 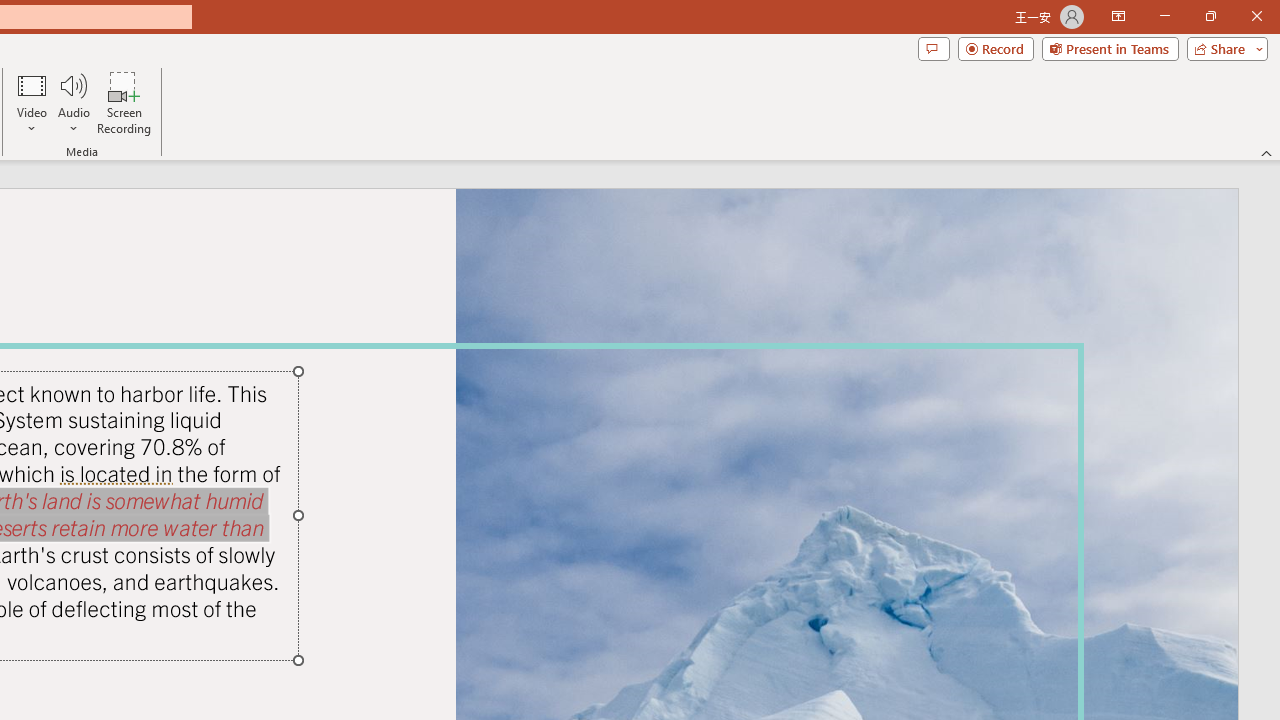 What do you see at coordinates (32, 103) in the screenshot?
I see `'Video'` at bounding box center [32, 103].